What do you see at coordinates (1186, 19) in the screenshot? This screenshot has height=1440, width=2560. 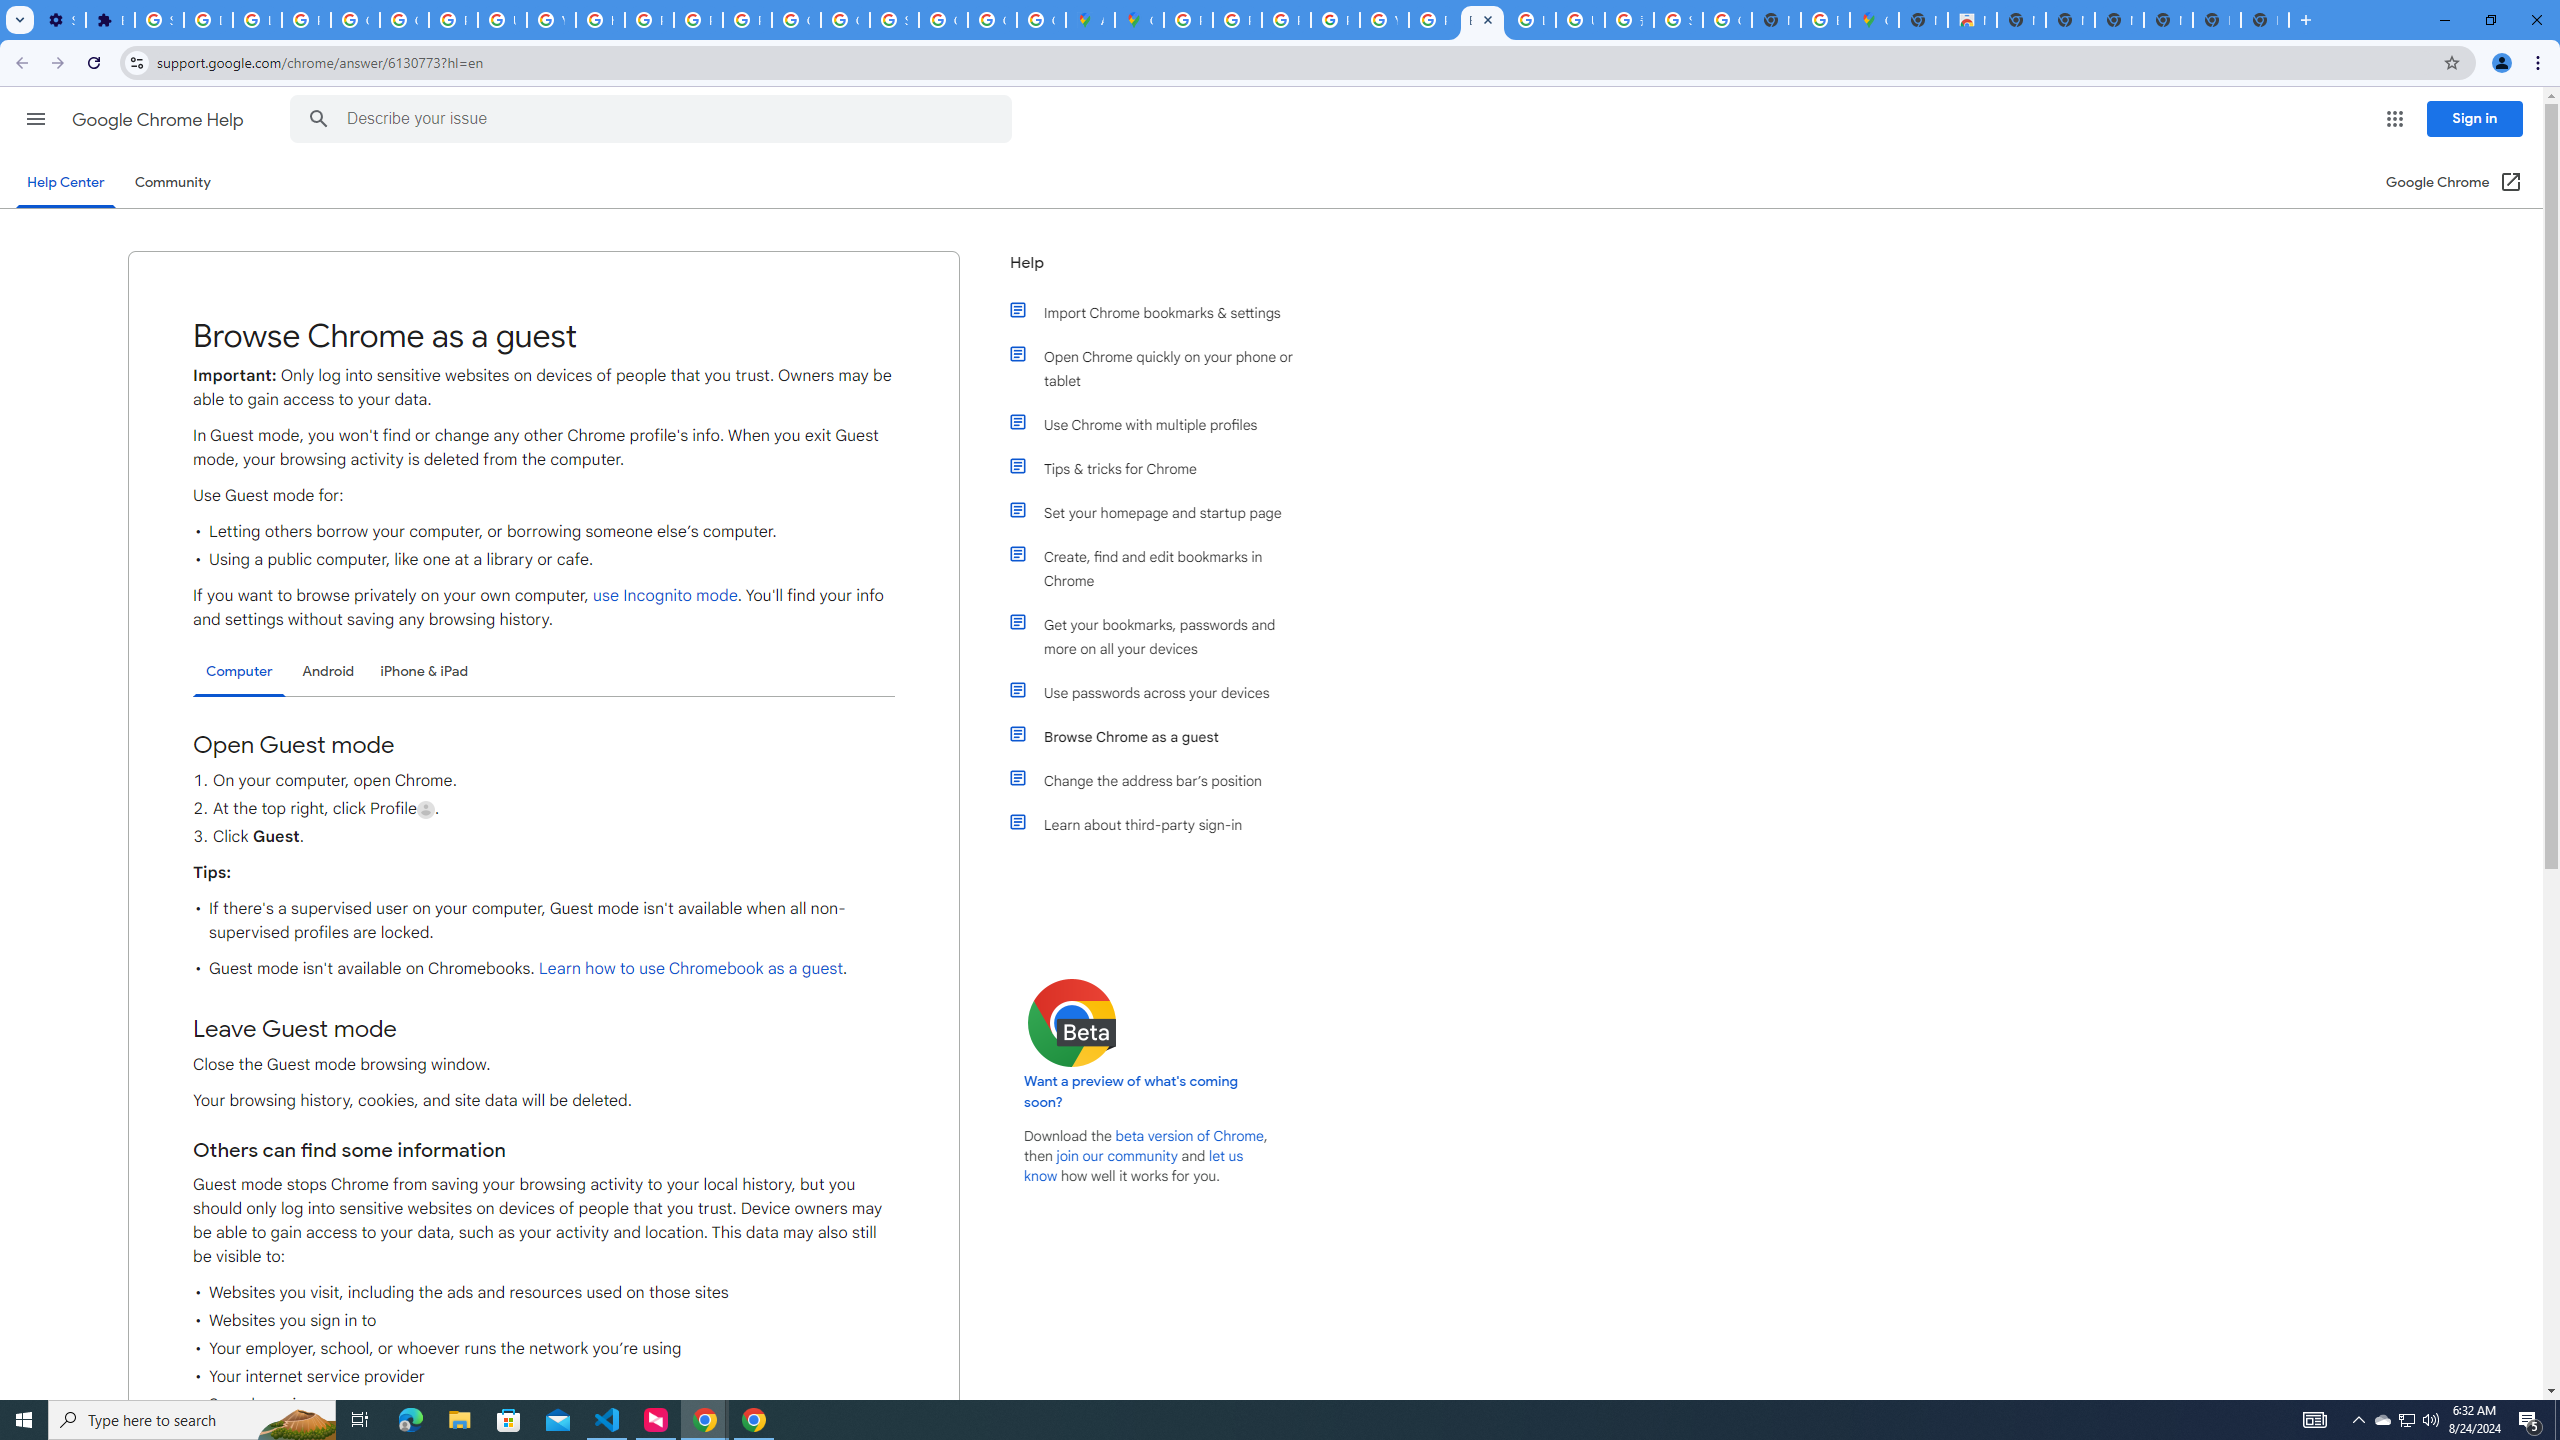 I see `'Policy Accountability and Transparency - Transparency Center'` at bounding box center [1186, 19].